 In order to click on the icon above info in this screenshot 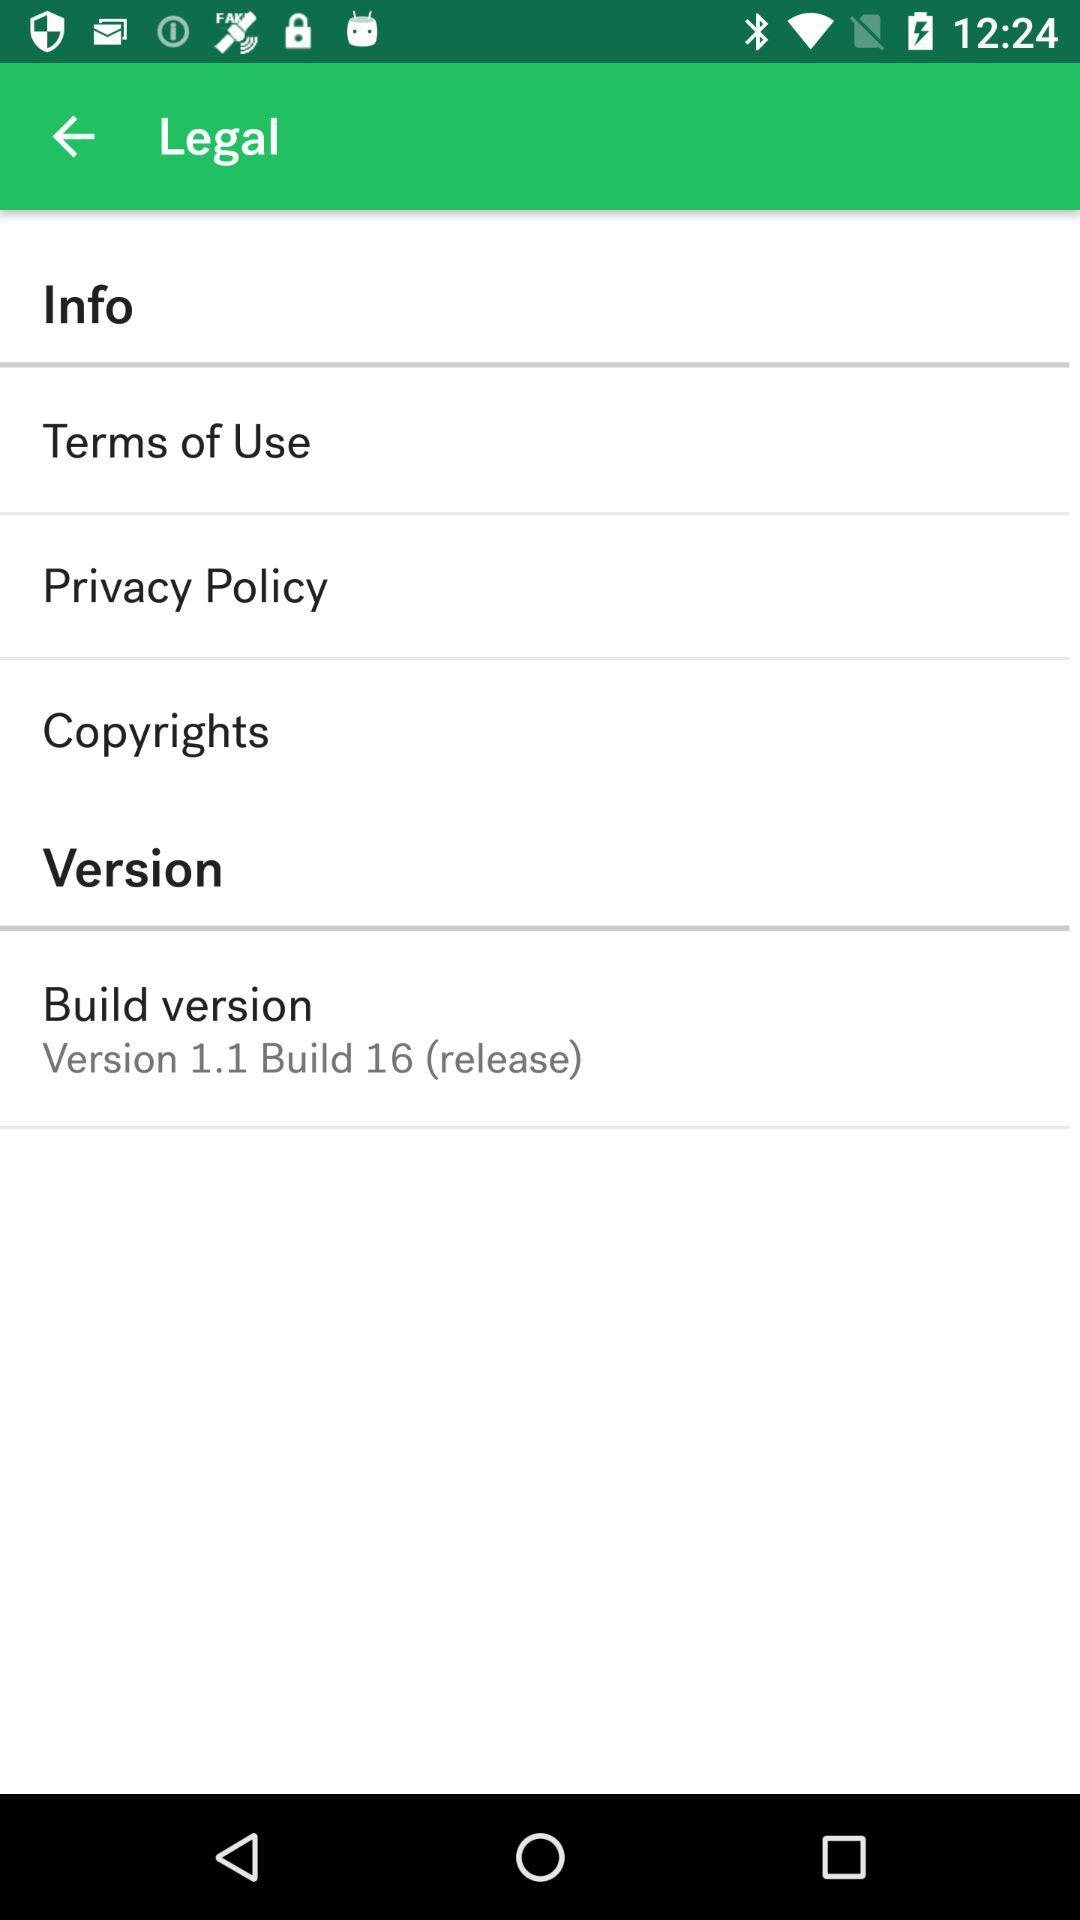, I will do `click(72, 135)`.